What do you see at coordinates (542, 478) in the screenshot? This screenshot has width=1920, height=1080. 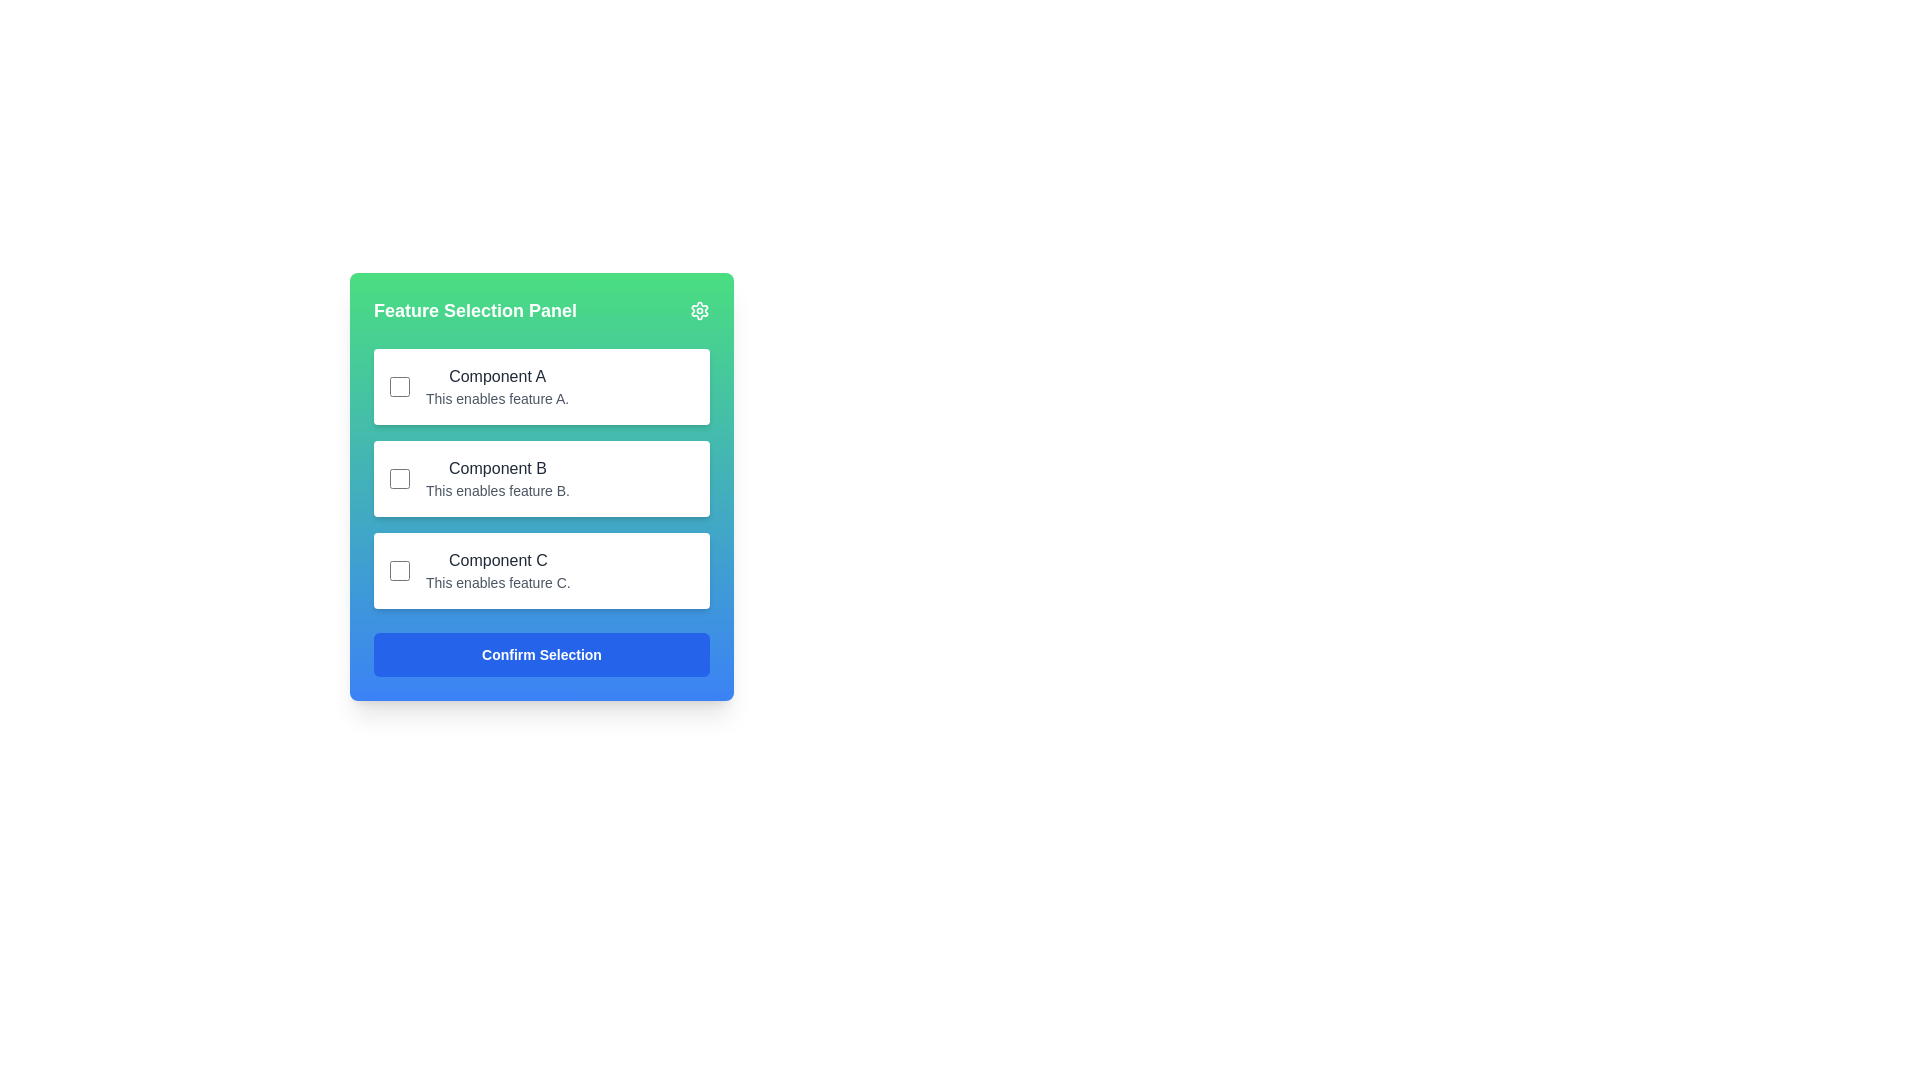 I see `the Selectable Item Section labeled 'Component B'` at bounding box center [542, 478].